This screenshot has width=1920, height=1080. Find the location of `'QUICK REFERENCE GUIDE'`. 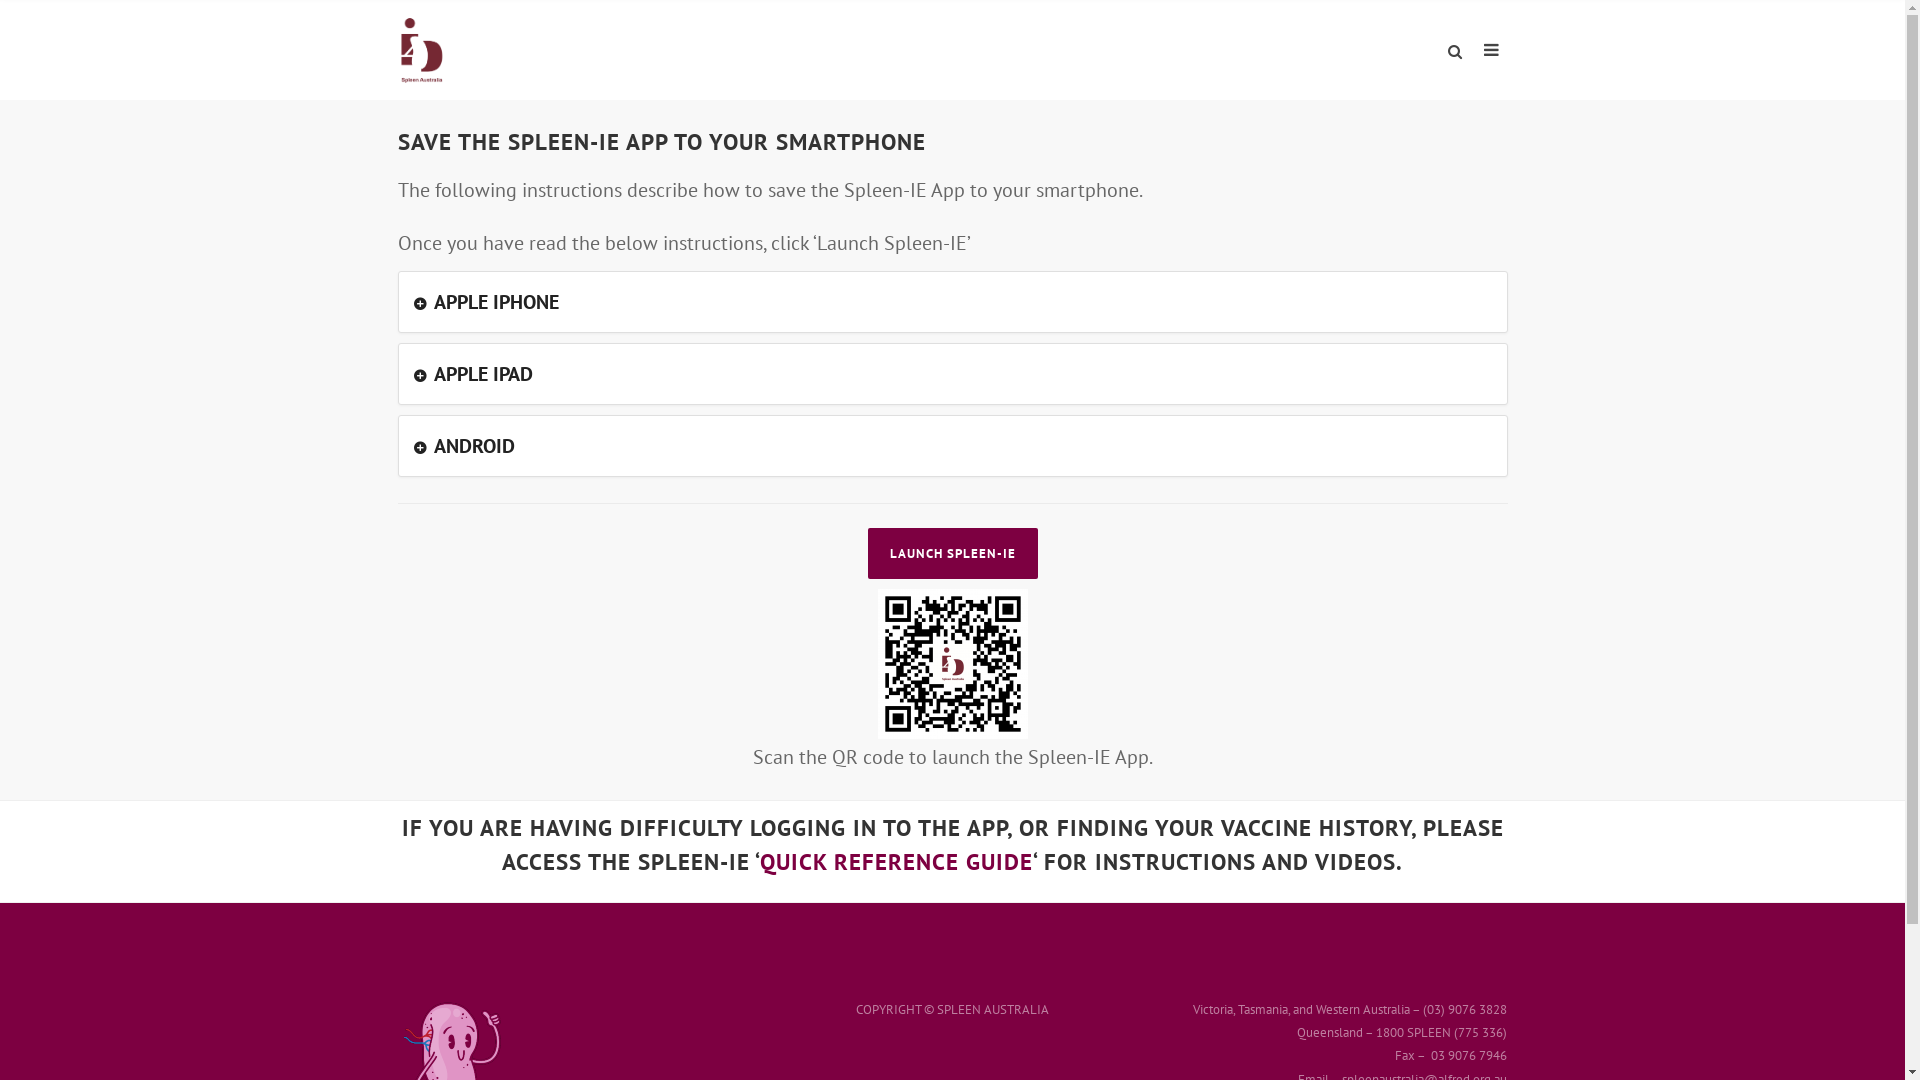

'QUICK REFERENCE GUIDE' is located at coordinates (895, 860).